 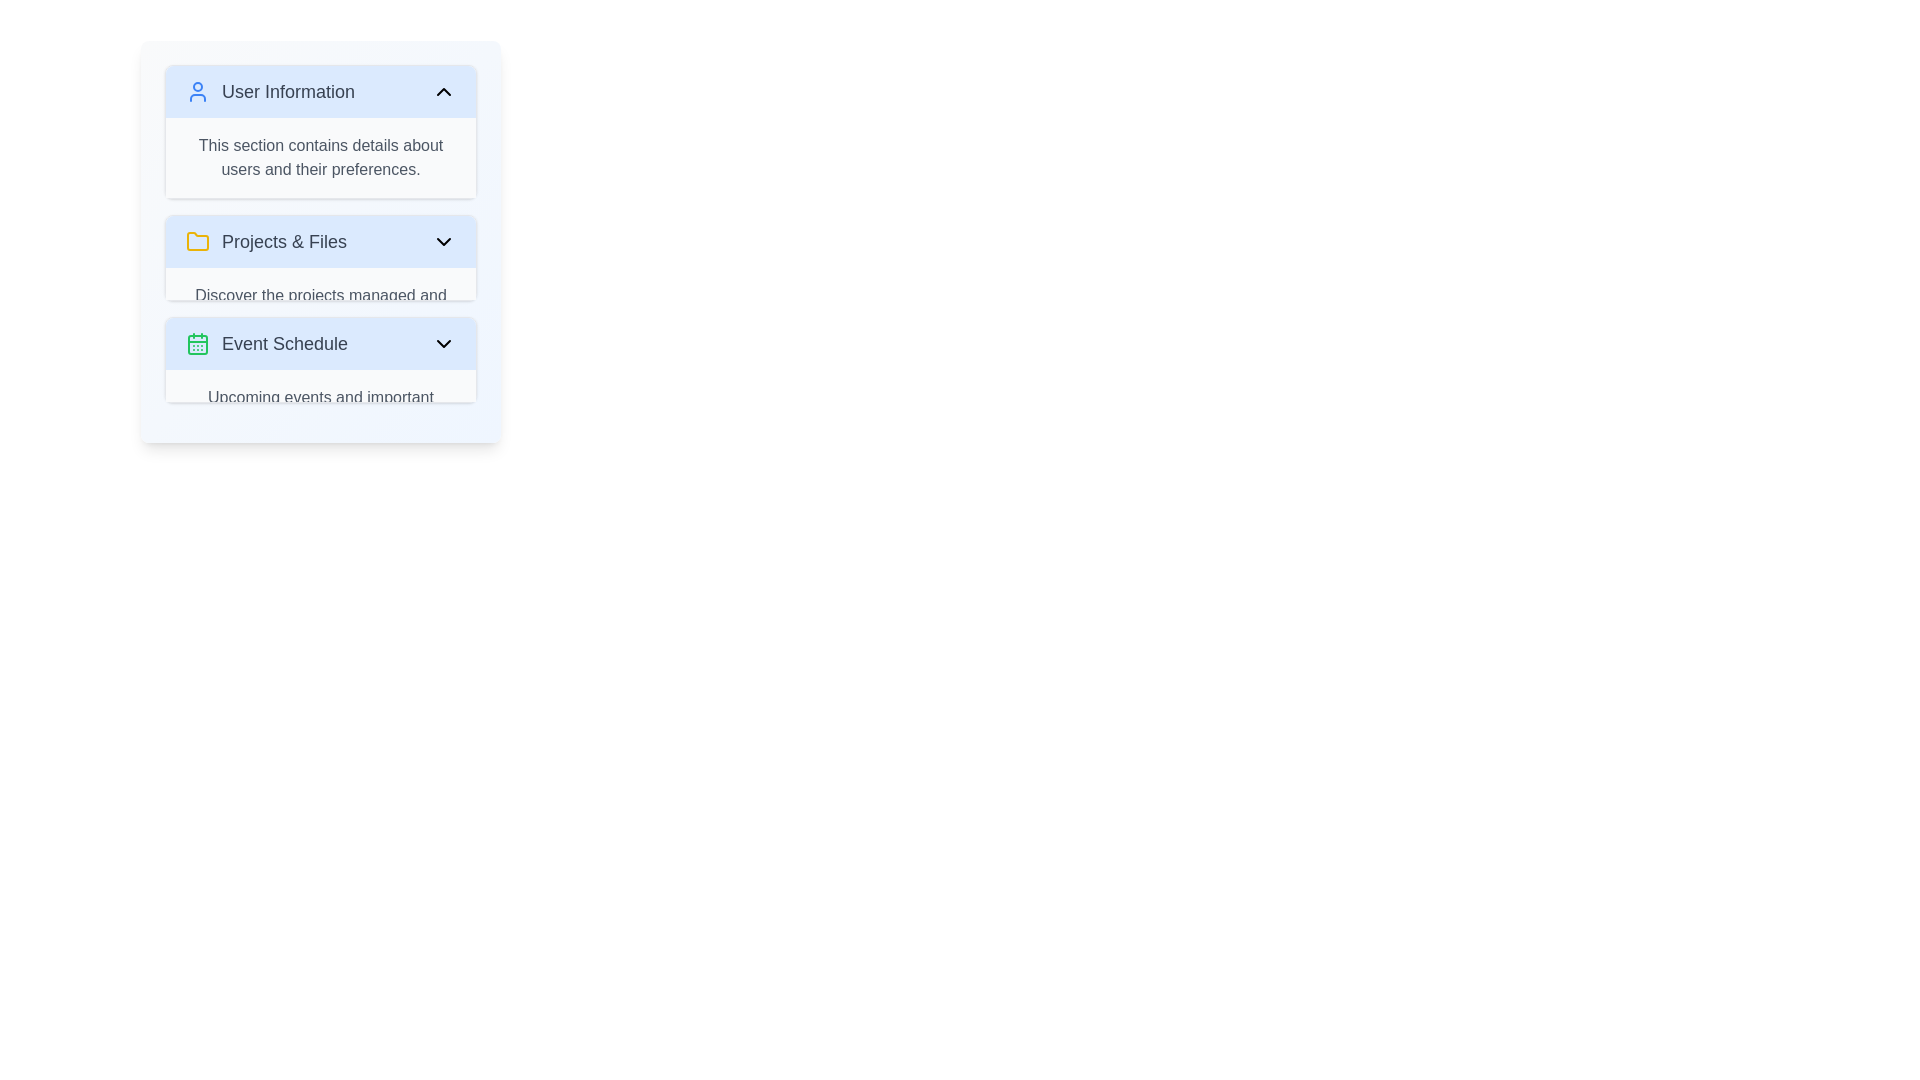 What do you see at coordinates (321, 241) in the screenshot?
I see `the collapsible header button for the 'Projects & Files' section` at bounding box center [321, 241].